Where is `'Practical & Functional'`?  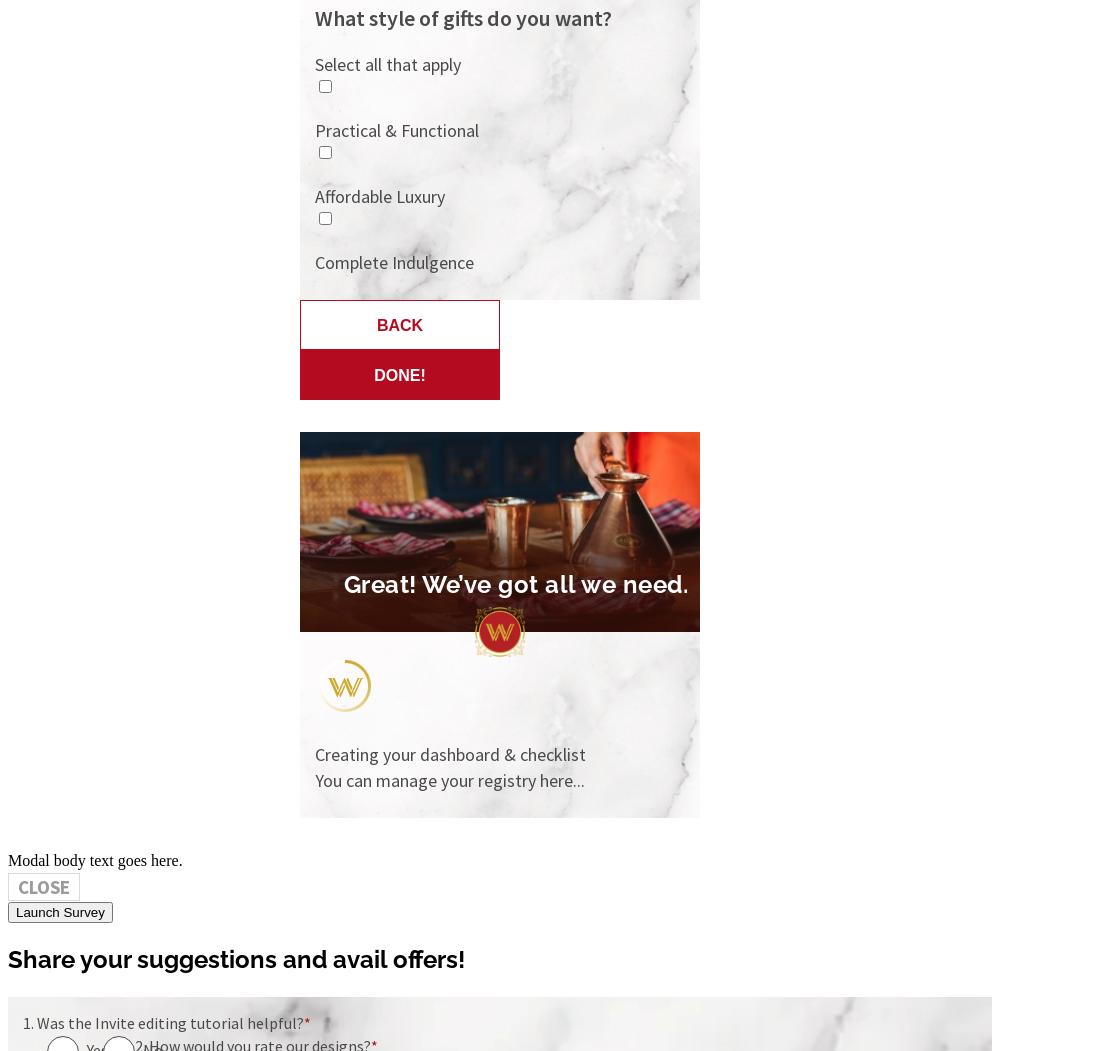
'Practical & Functional' is located at coordinates (397, 129).